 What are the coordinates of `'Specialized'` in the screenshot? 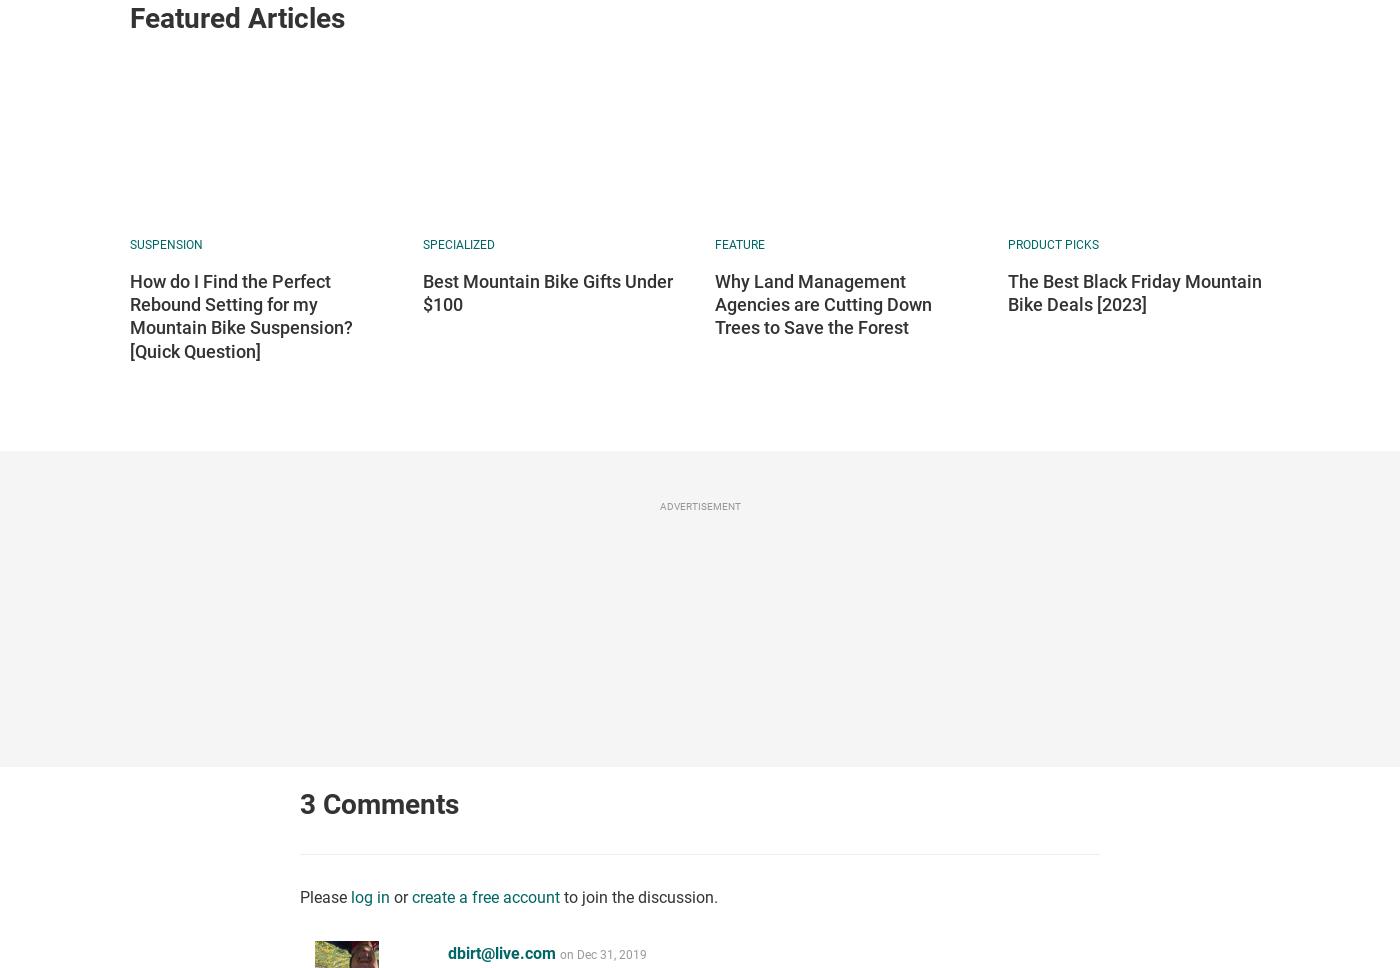 It's located at (421, 244).